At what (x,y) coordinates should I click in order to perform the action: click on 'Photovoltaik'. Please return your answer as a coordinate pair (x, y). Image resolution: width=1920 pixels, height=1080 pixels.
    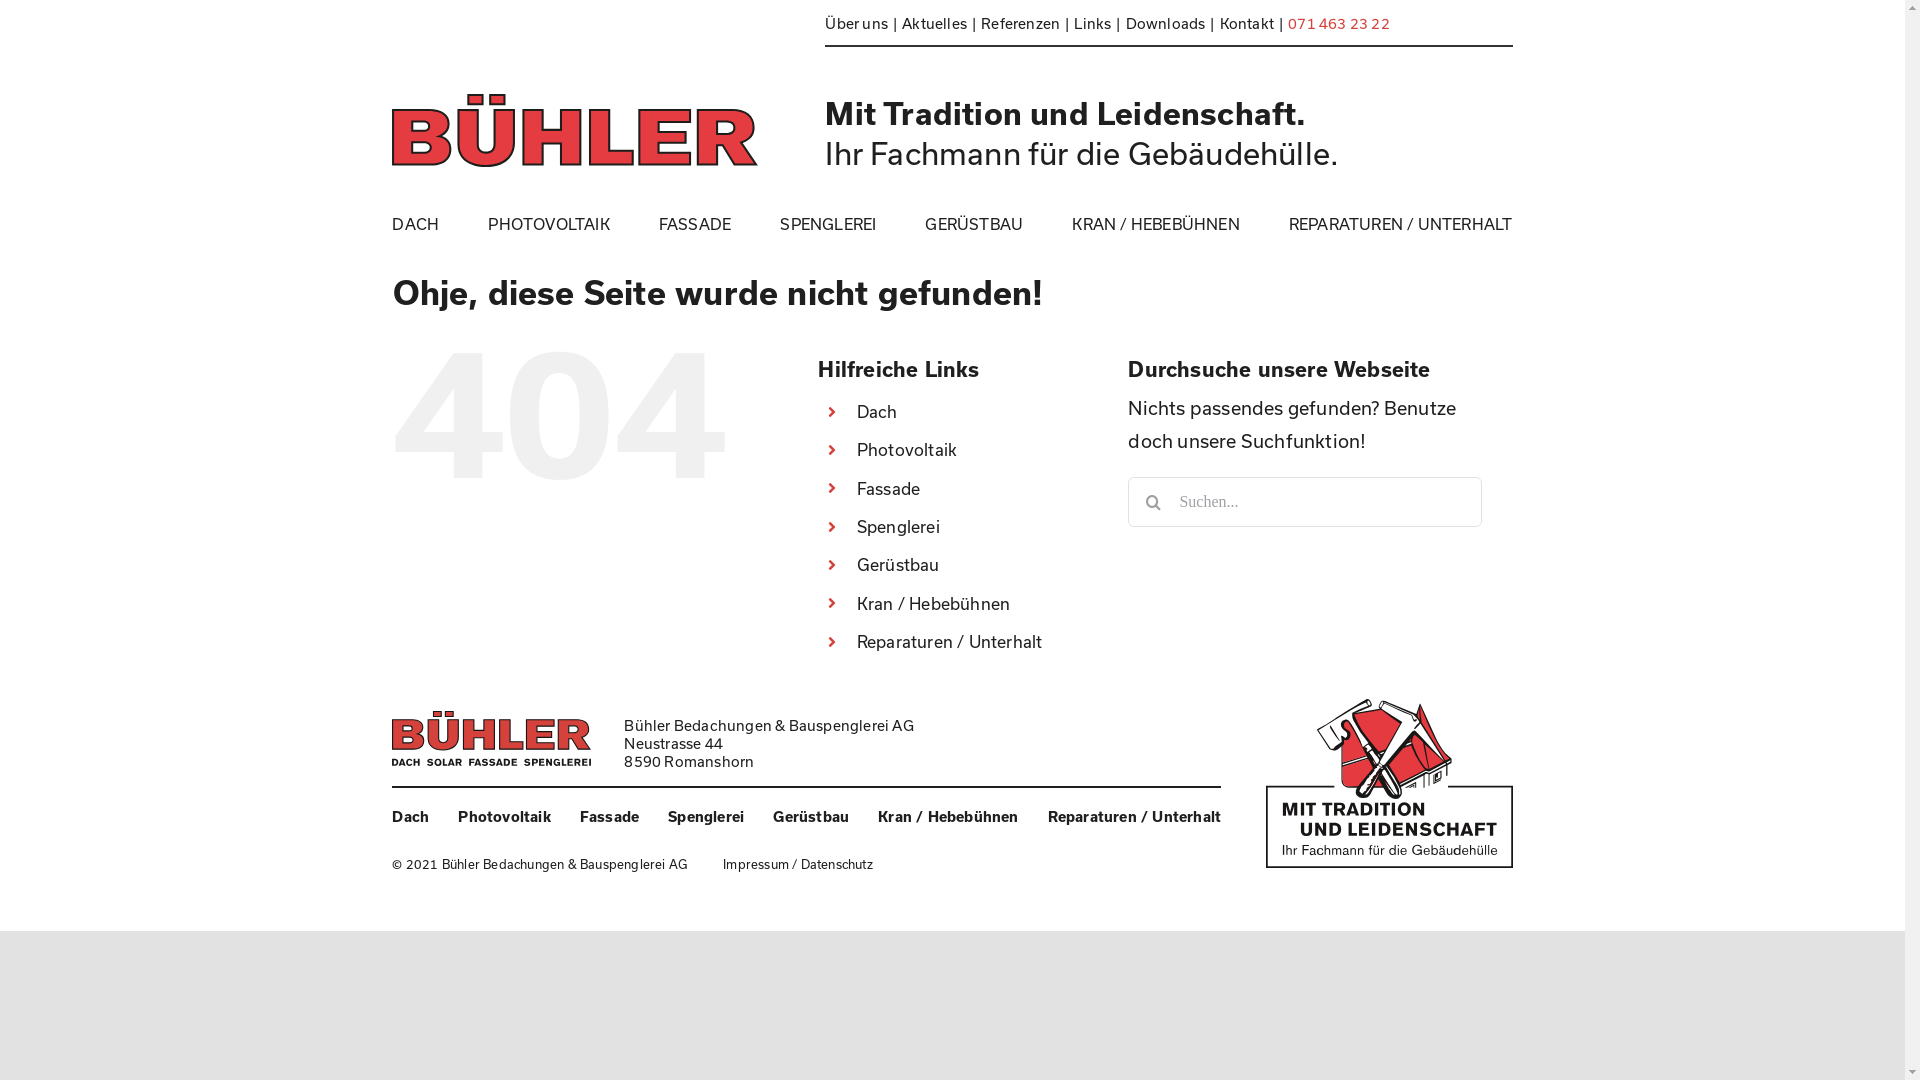
    Looking at the image, I should click on (456, 816).